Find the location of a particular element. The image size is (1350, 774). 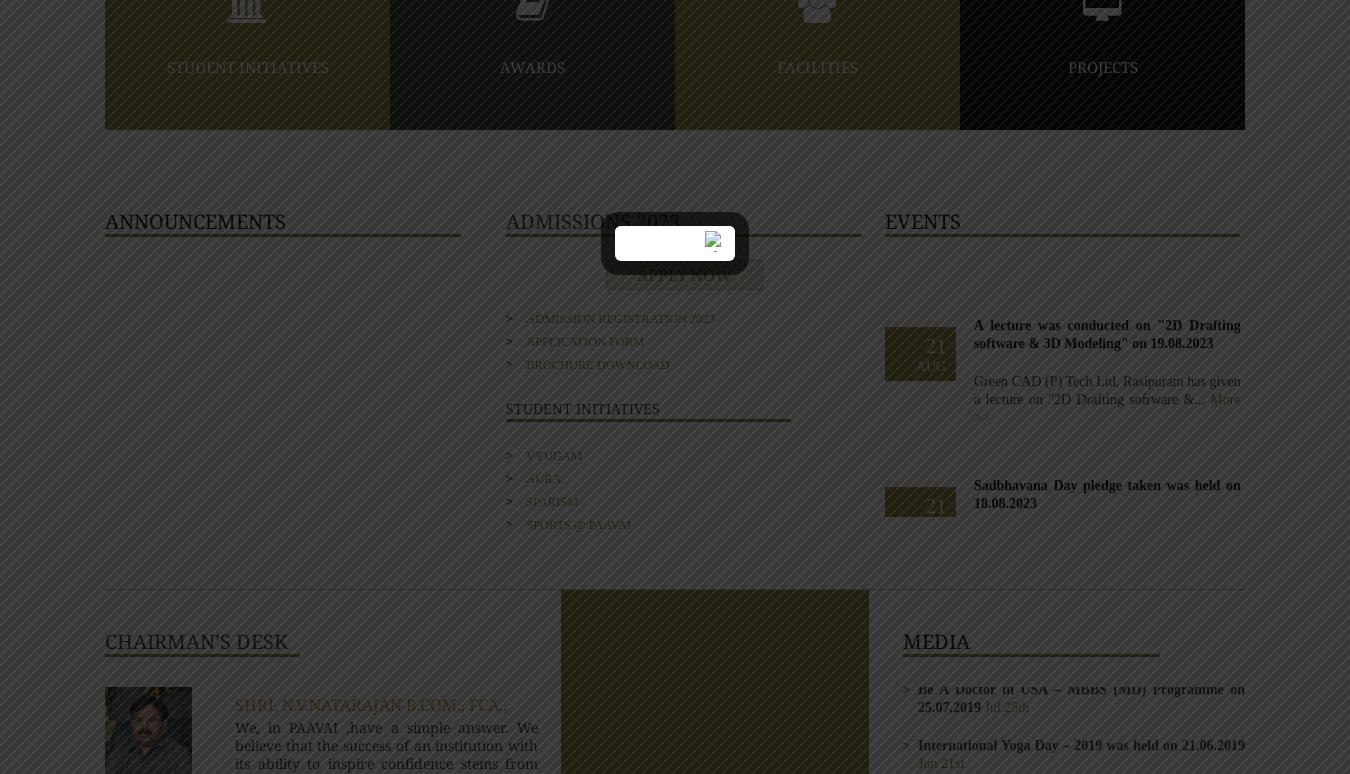

'Jan 17th' is located at coordinates (1102, 153).